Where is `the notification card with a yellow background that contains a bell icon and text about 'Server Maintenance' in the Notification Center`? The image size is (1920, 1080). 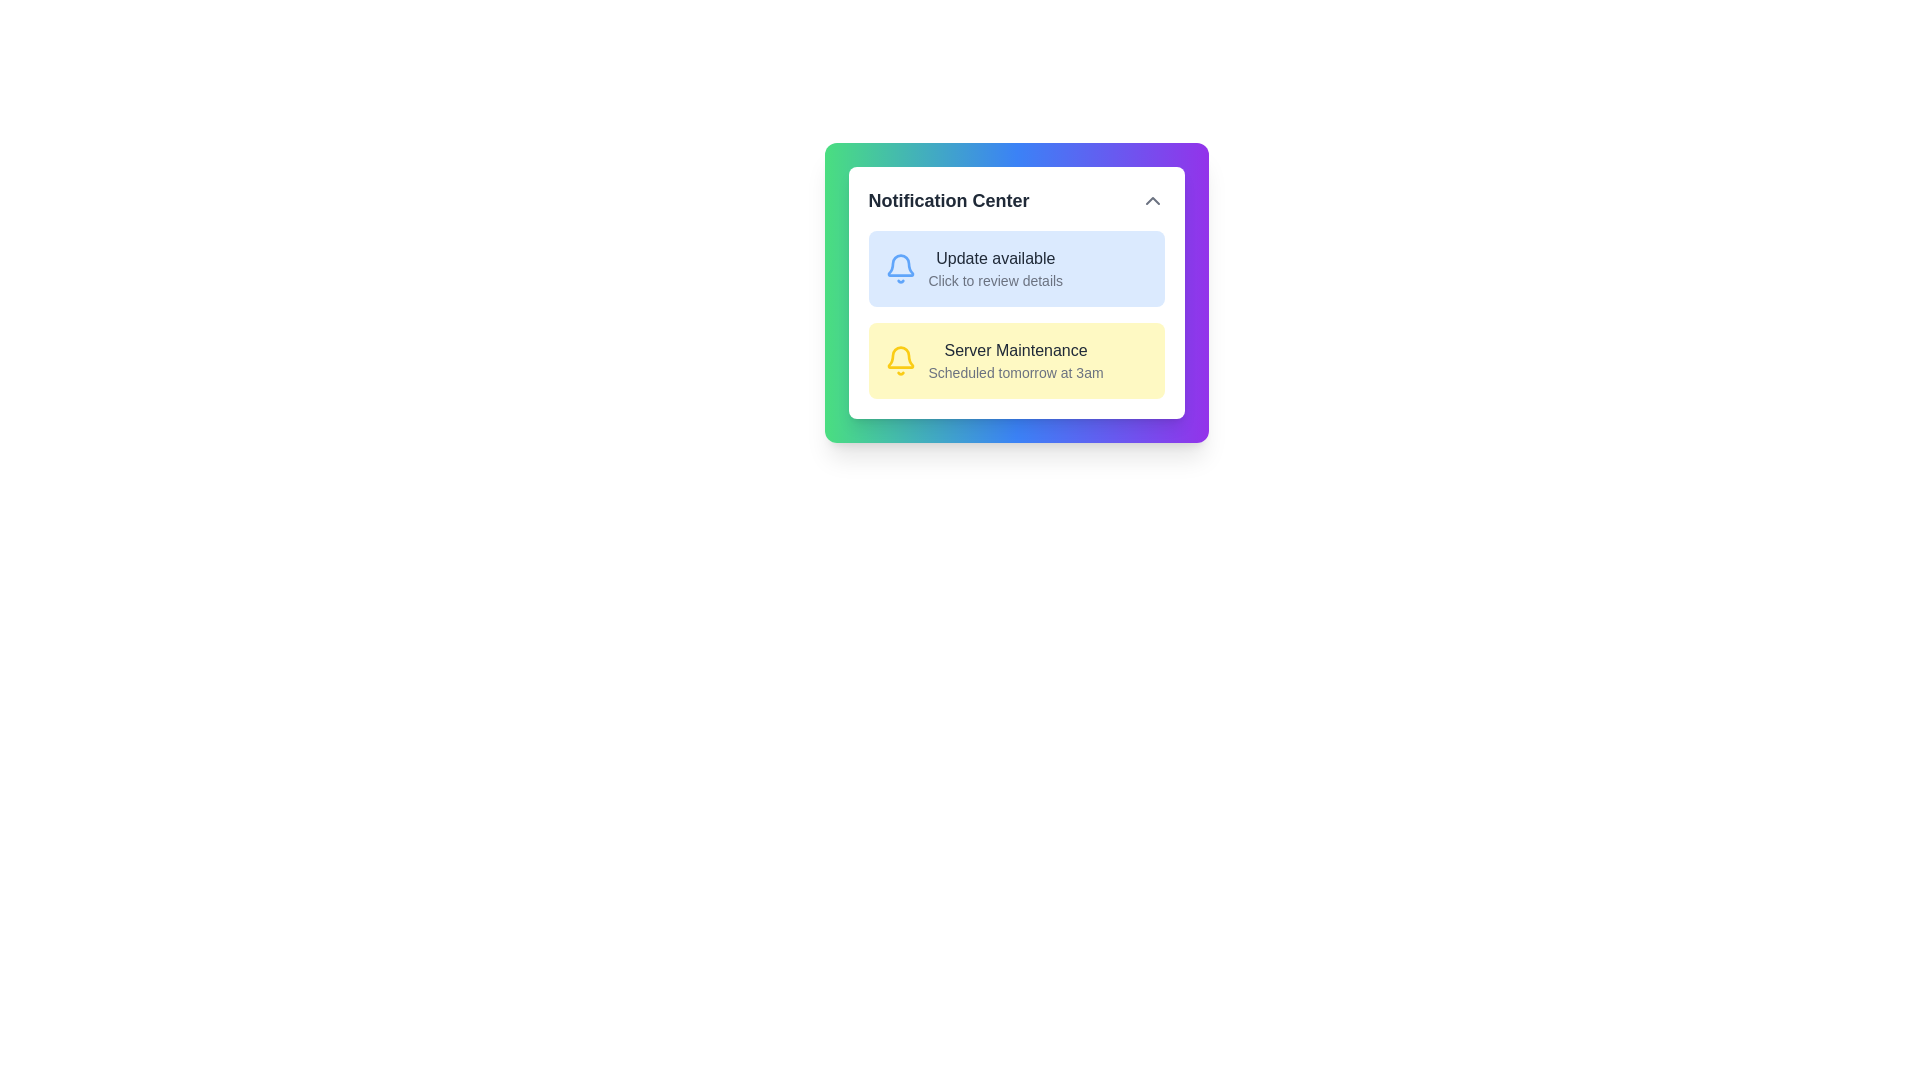 the notification card with a yellow background that contains a bell icon and text about 'Server Maintenance' in the Notification Center is located at coordinates (1016, 361).